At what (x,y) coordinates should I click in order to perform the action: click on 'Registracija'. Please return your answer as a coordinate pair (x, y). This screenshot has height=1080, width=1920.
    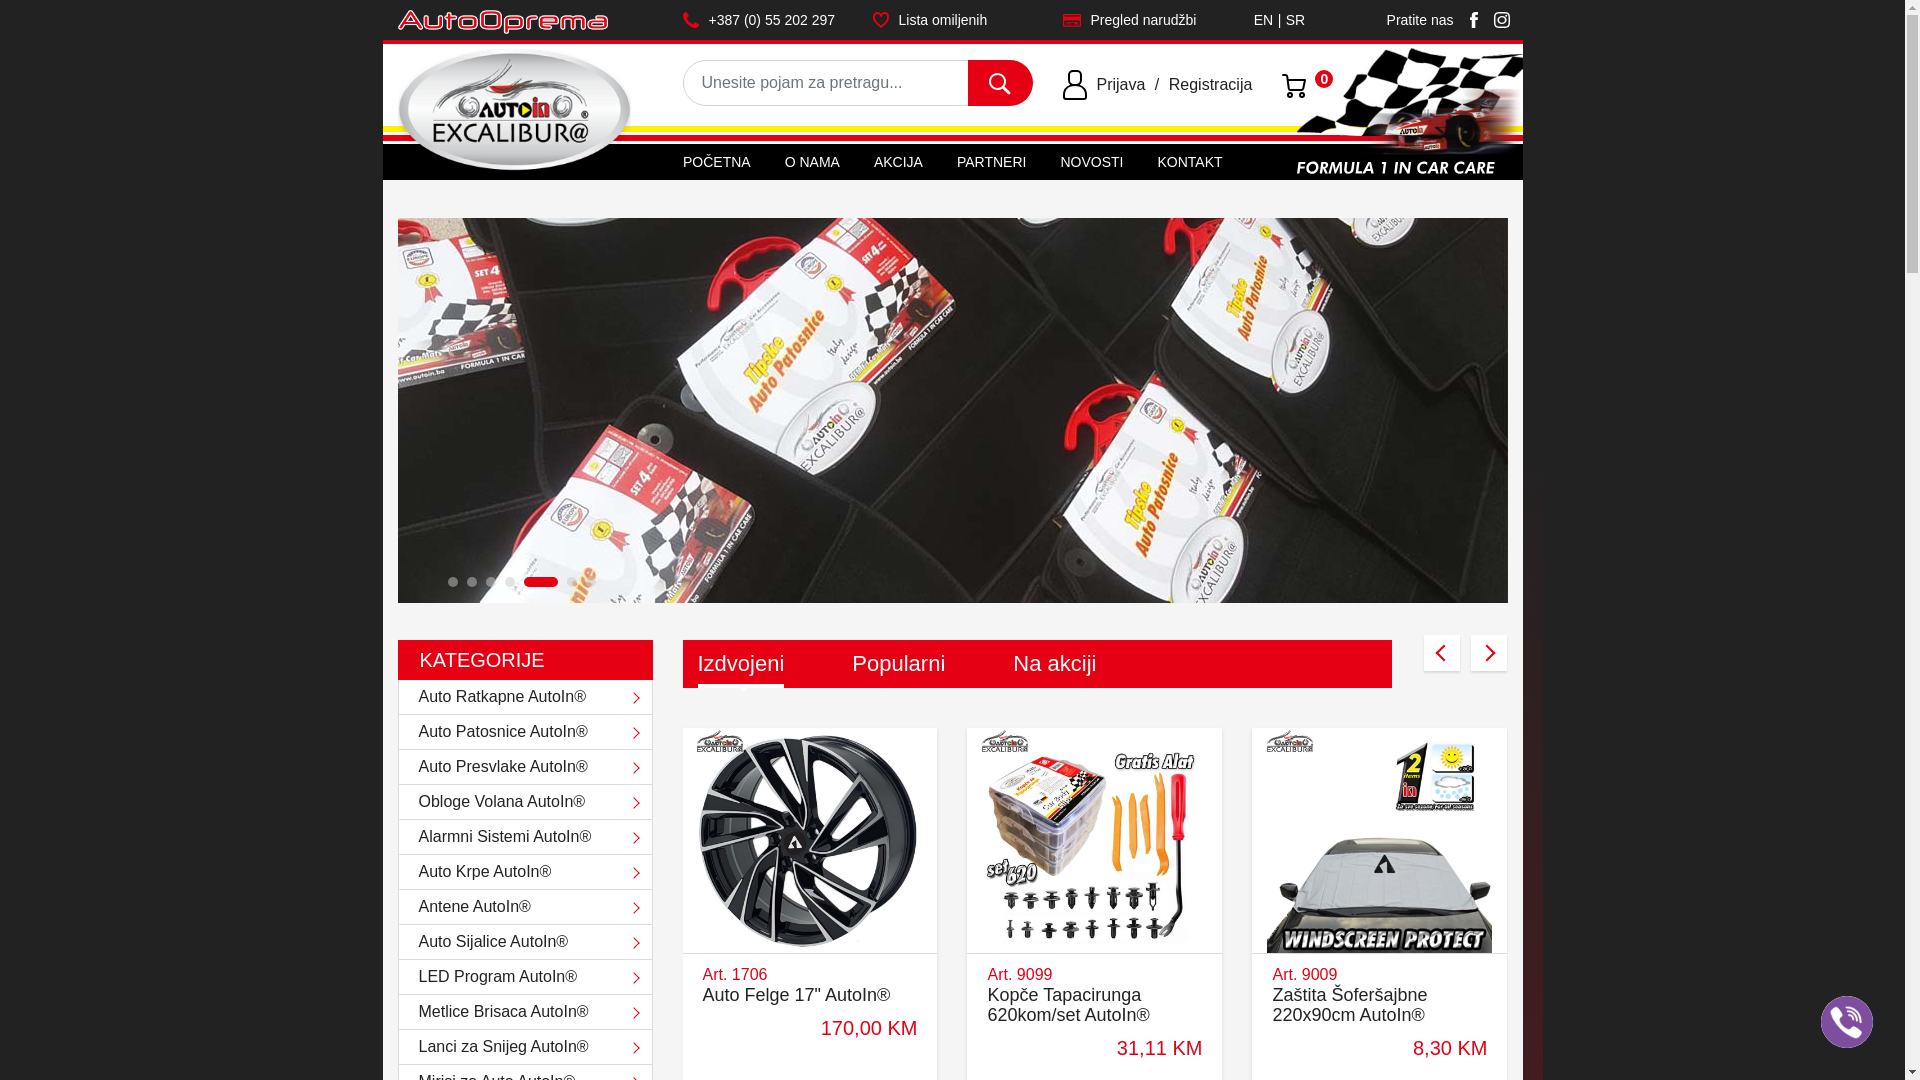
    Looking at the image, I should click on (1169, 83).